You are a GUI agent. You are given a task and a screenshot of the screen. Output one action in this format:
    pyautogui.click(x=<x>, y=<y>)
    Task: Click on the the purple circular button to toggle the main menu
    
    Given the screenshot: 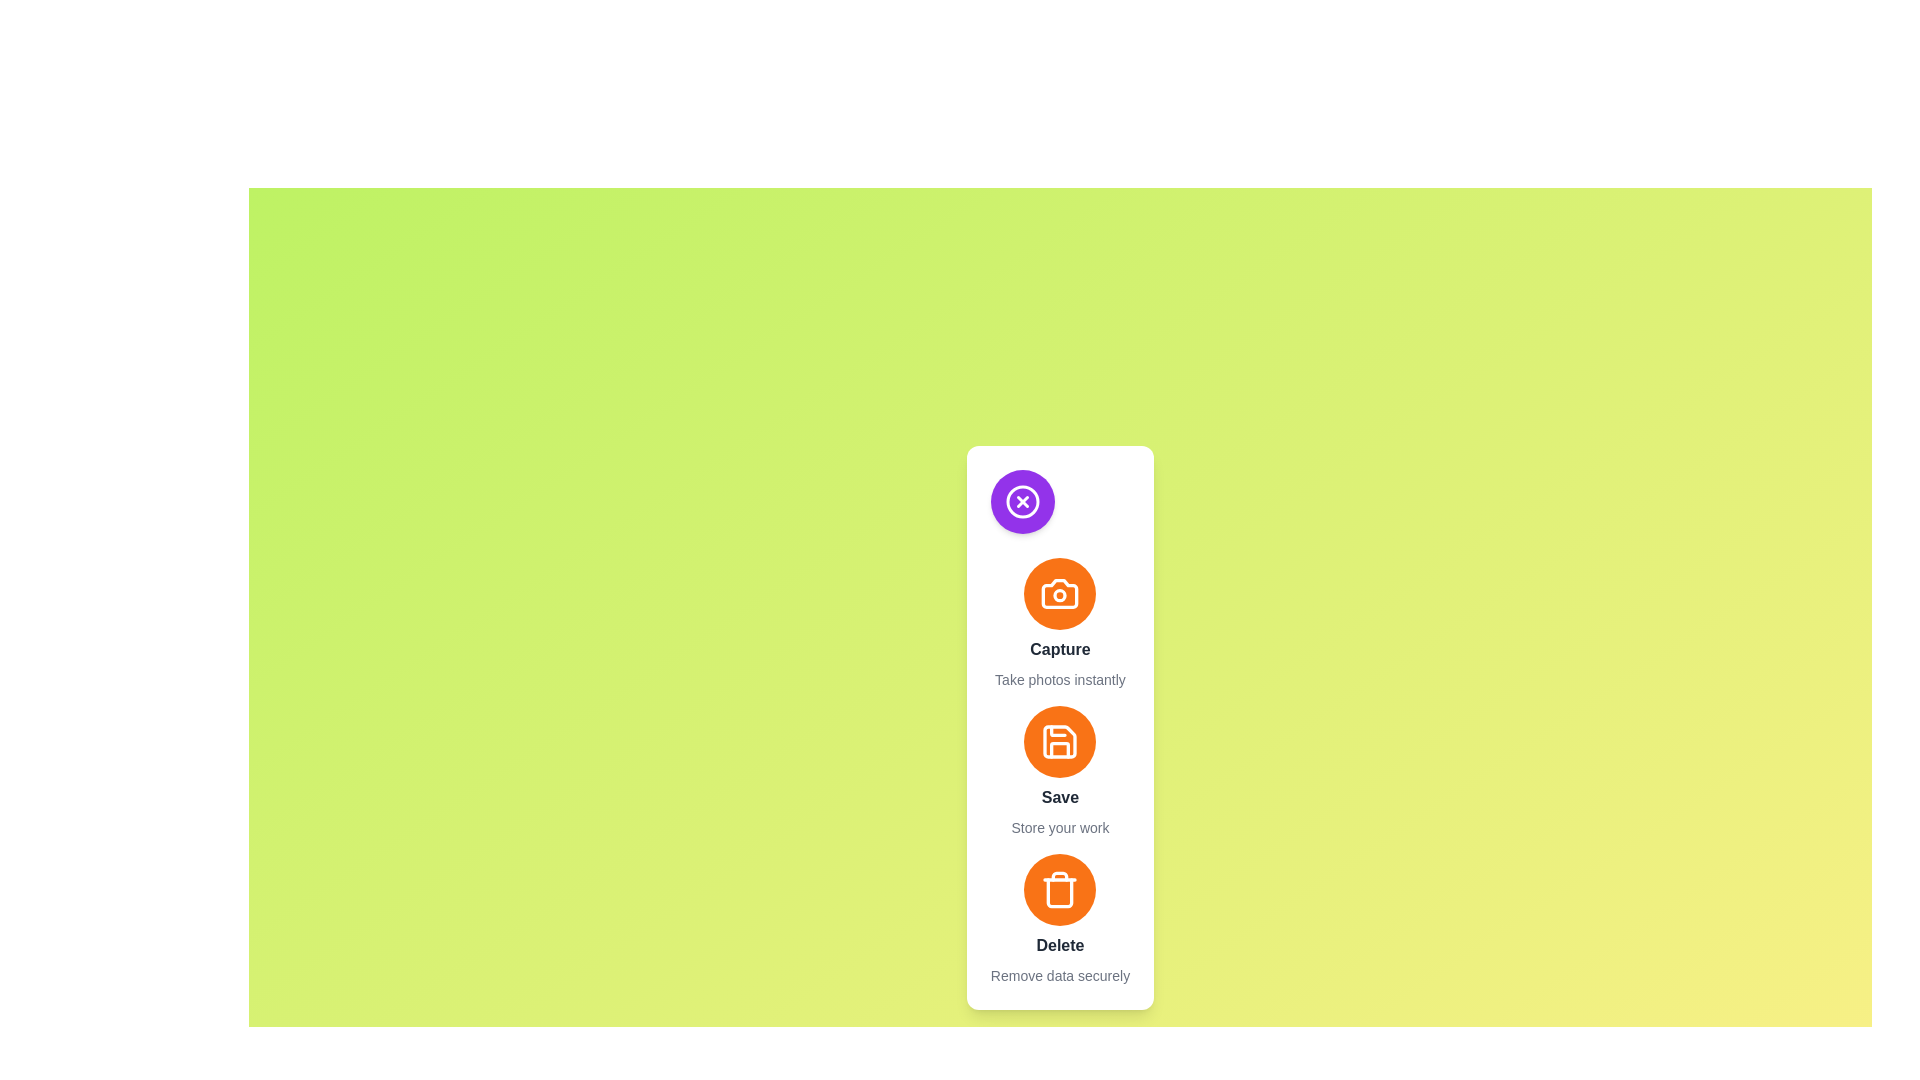 What is the action you would take?
    pyautogui.click(x=1022, y=500)
    